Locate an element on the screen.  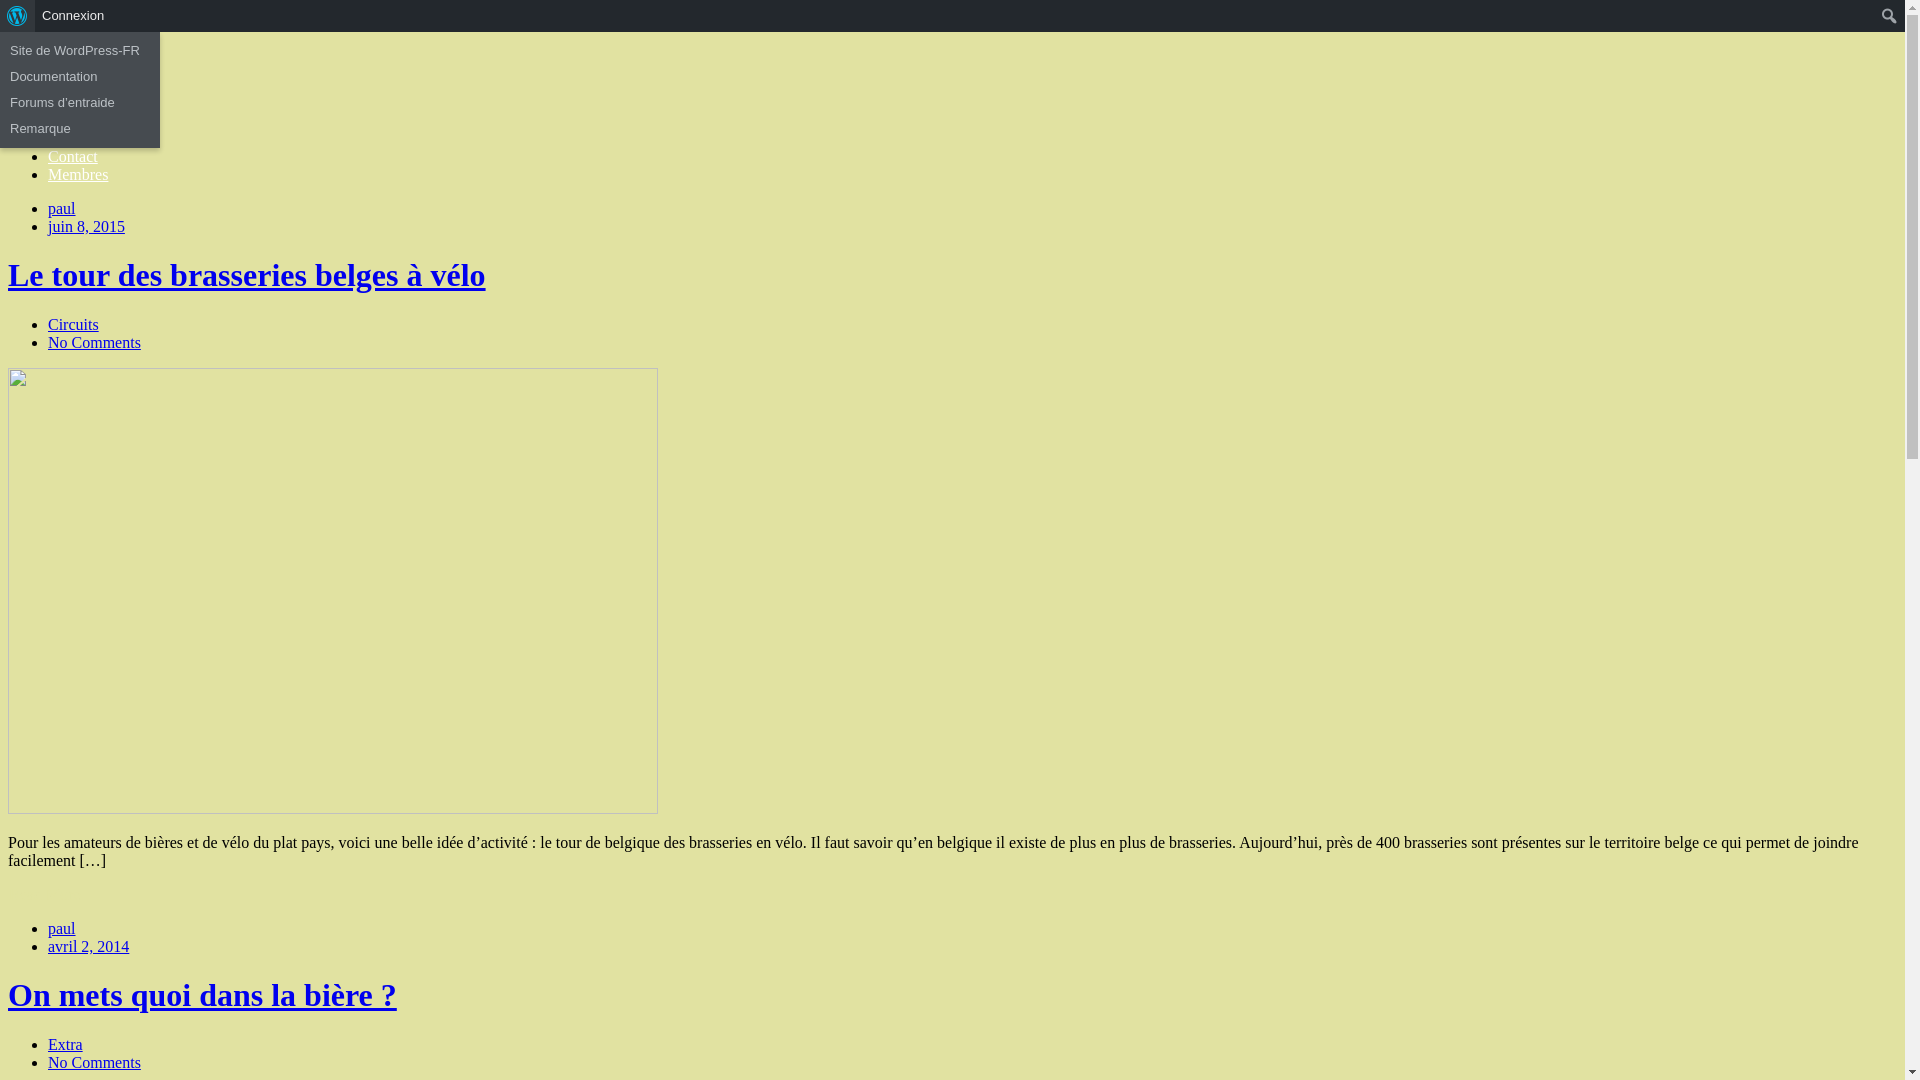
'Connexion' is located at coordinates (73, 15).